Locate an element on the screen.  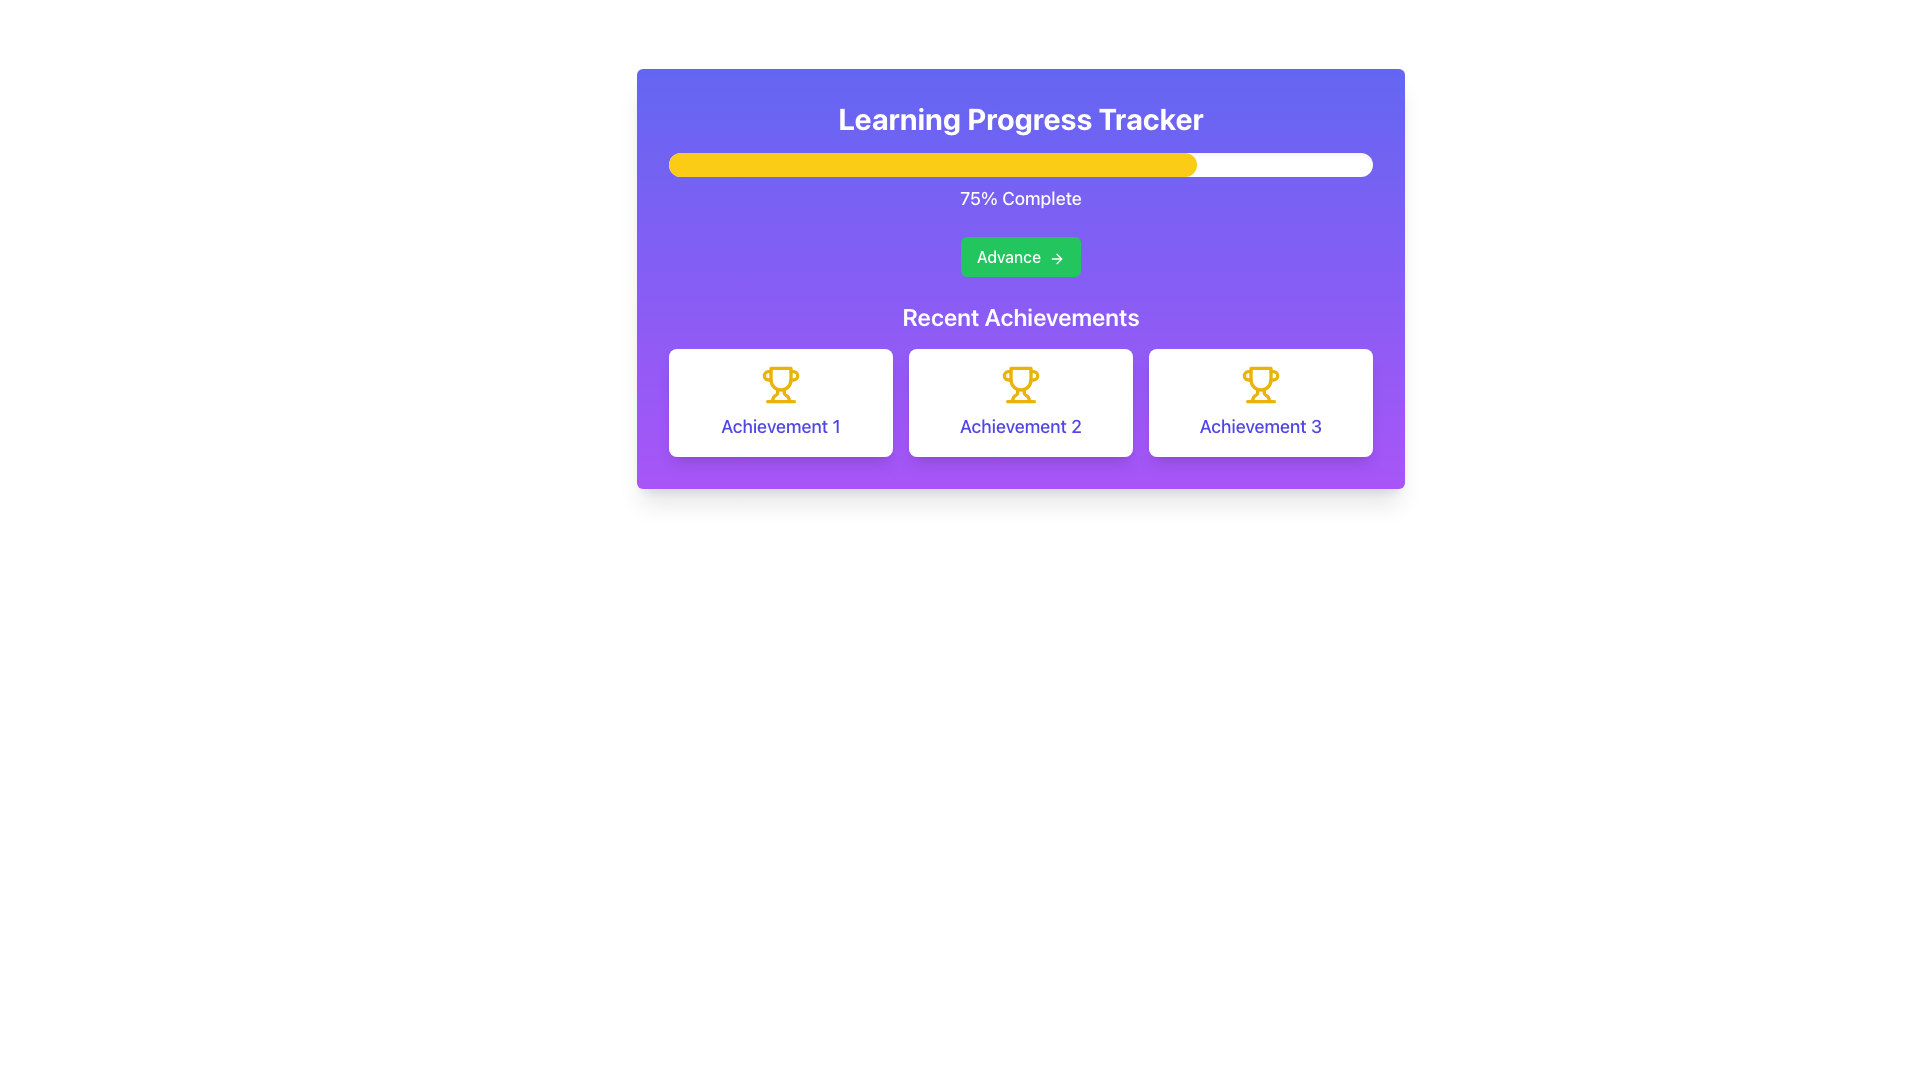
text label that displays 'Achievement 3', which is styled with a larger font size and bold lettering, located under the yellow trophy icon in the Recent Achievements section is located at coordinates (1260, 426).